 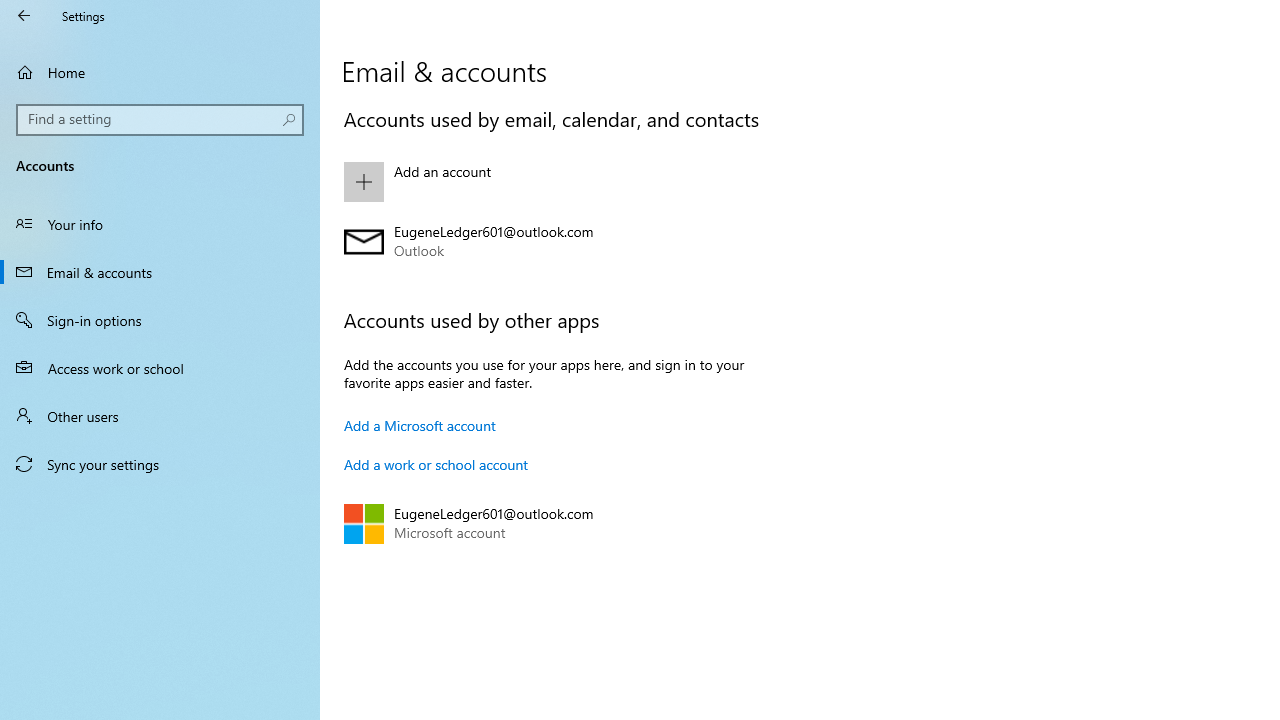 What do you see at coordinates (160, 271) in the screenshot?
I see `'Email & accounts'` at bounding box center [160, 271].